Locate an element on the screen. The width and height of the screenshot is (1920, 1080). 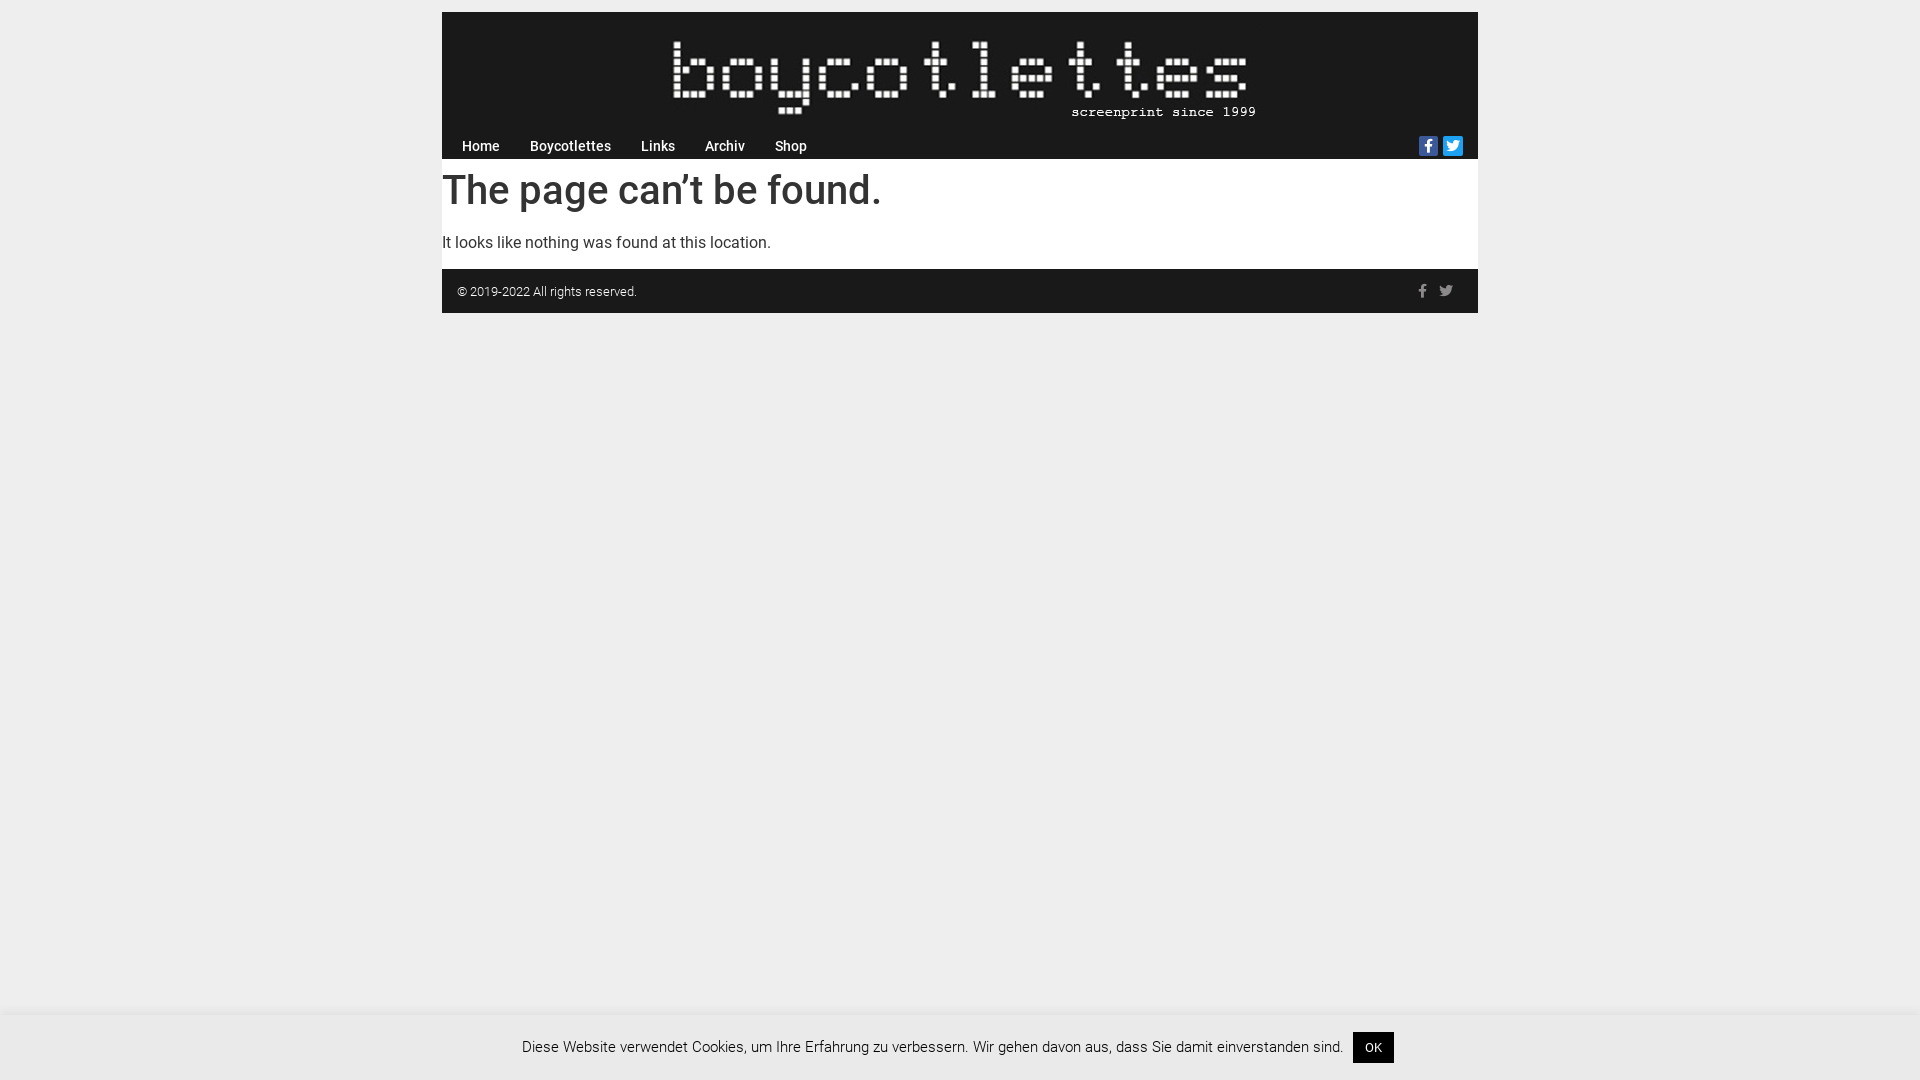
'OK' is located at coordinates (1371, 1046).